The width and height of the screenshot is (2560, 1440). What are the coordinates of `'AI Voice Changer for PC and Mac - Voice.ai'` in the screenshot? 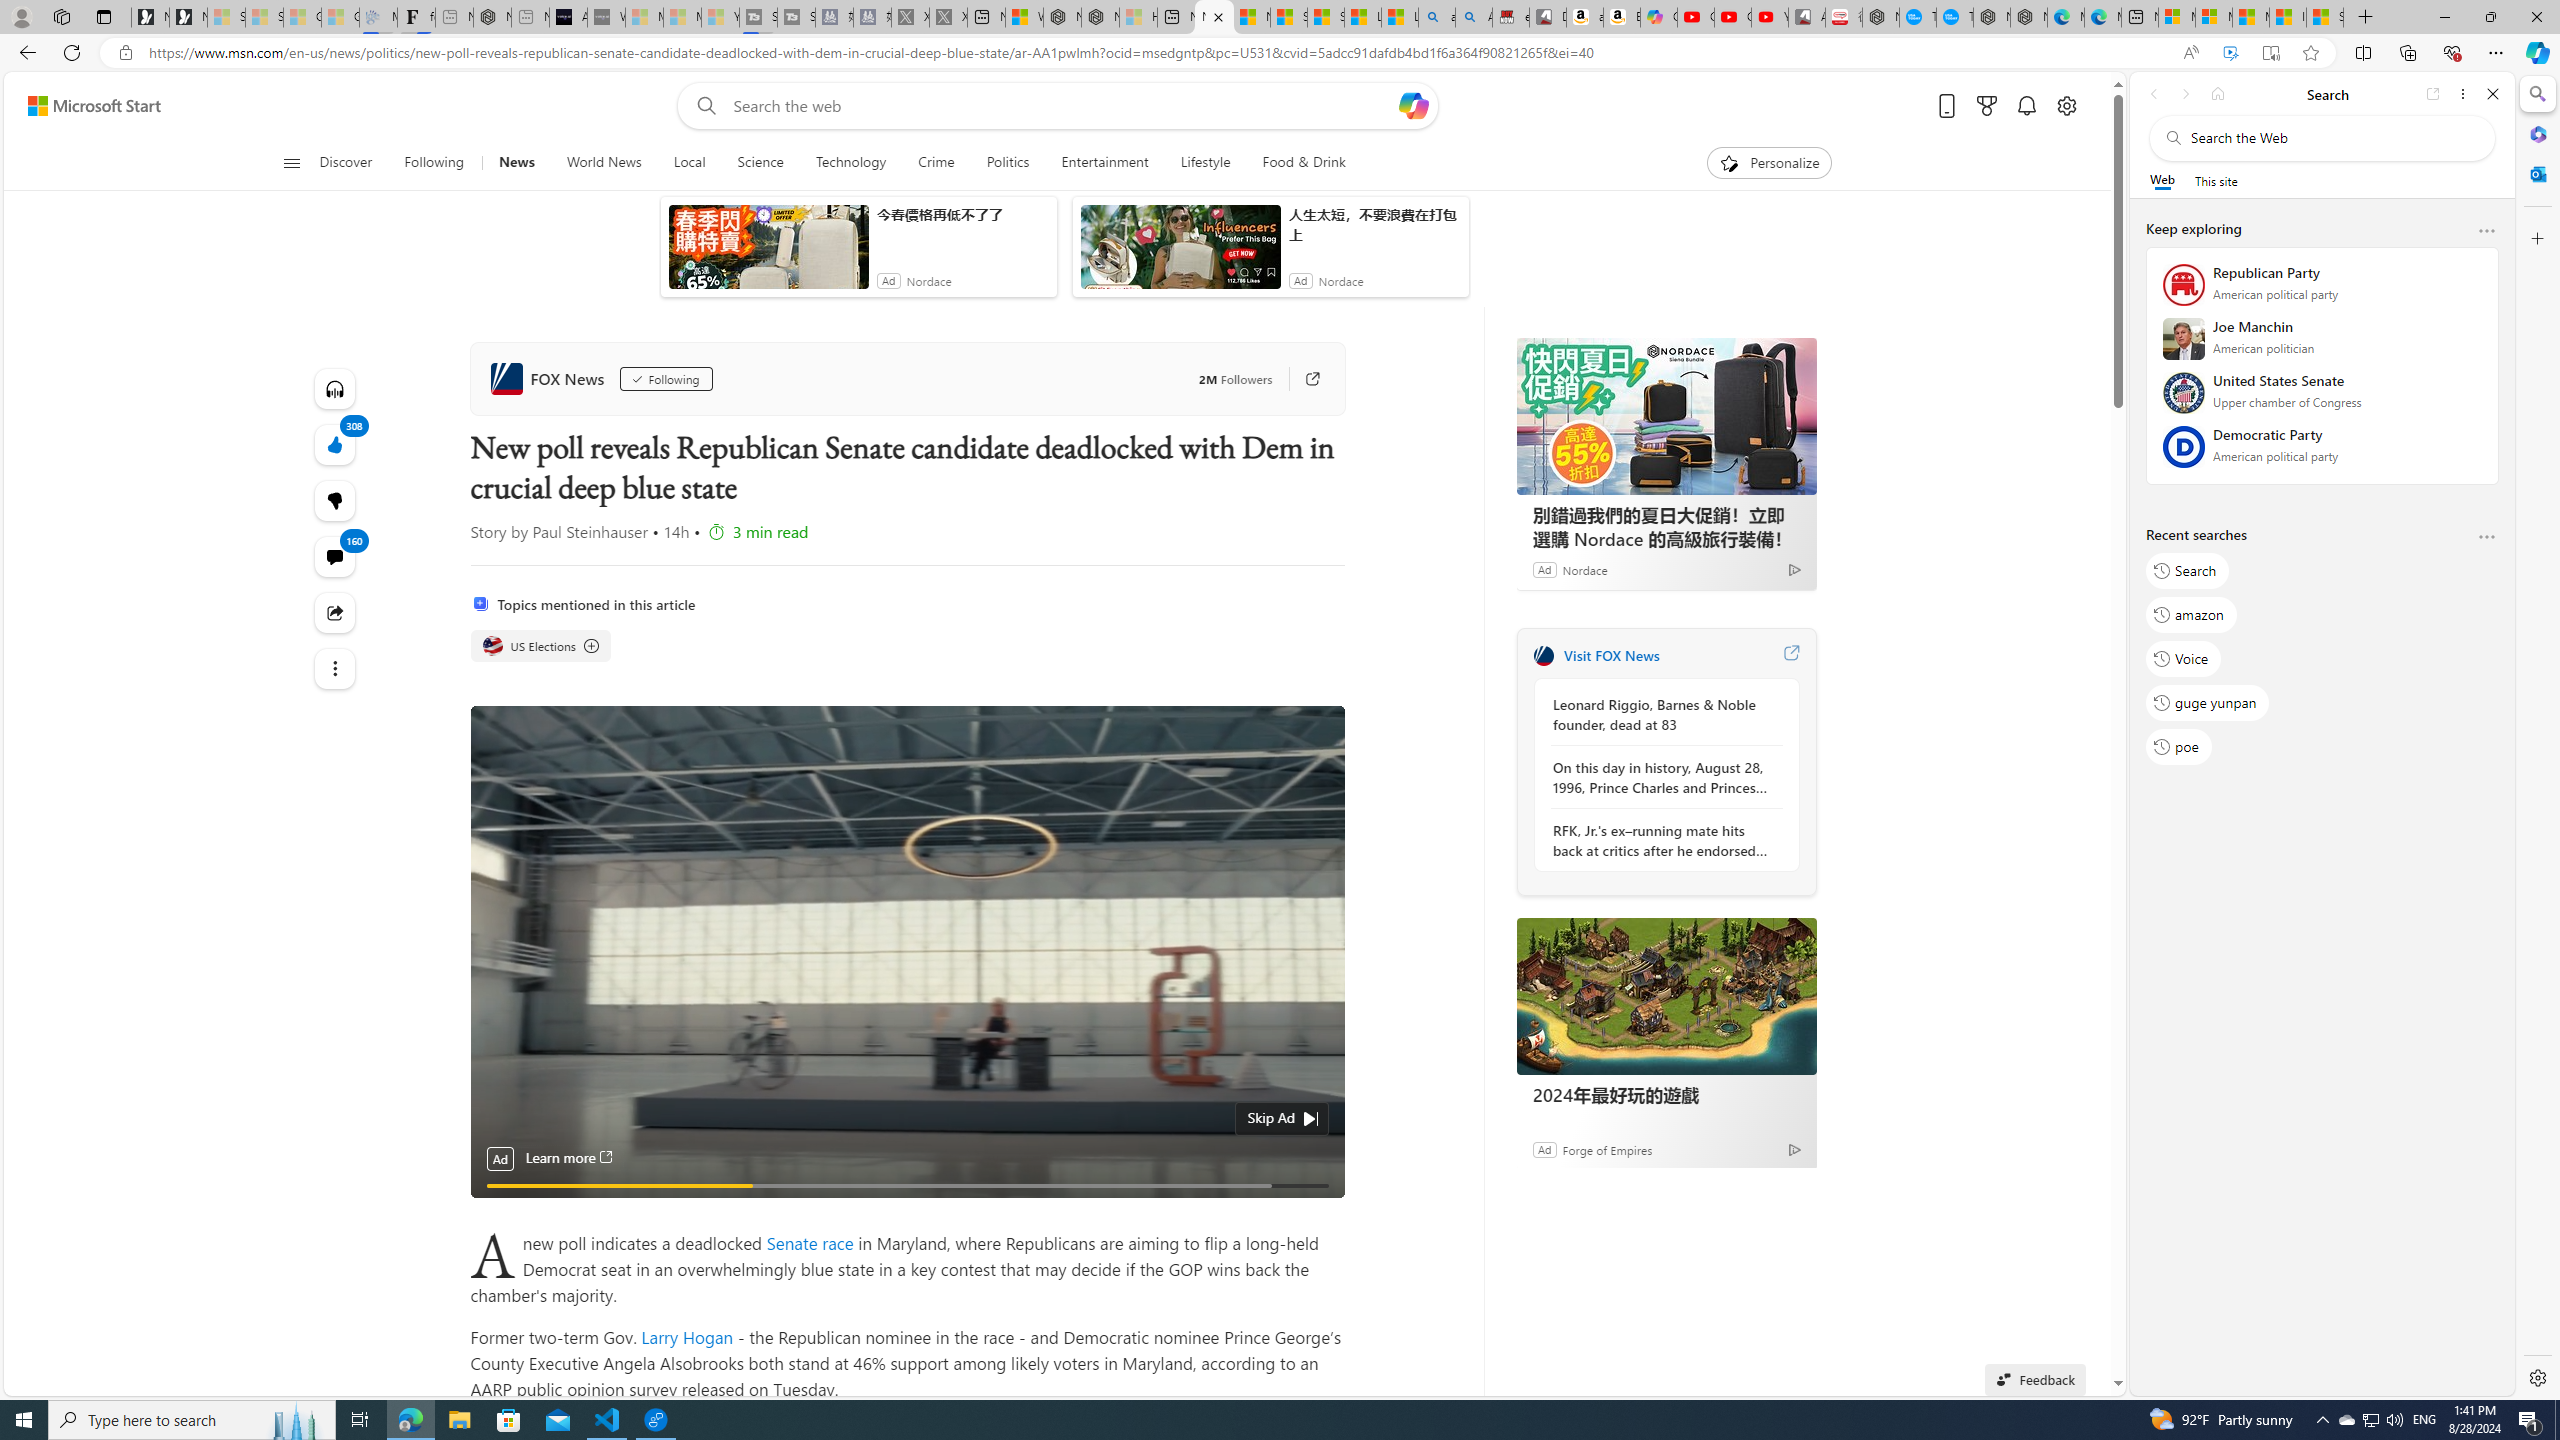 It's located at (567, 16).